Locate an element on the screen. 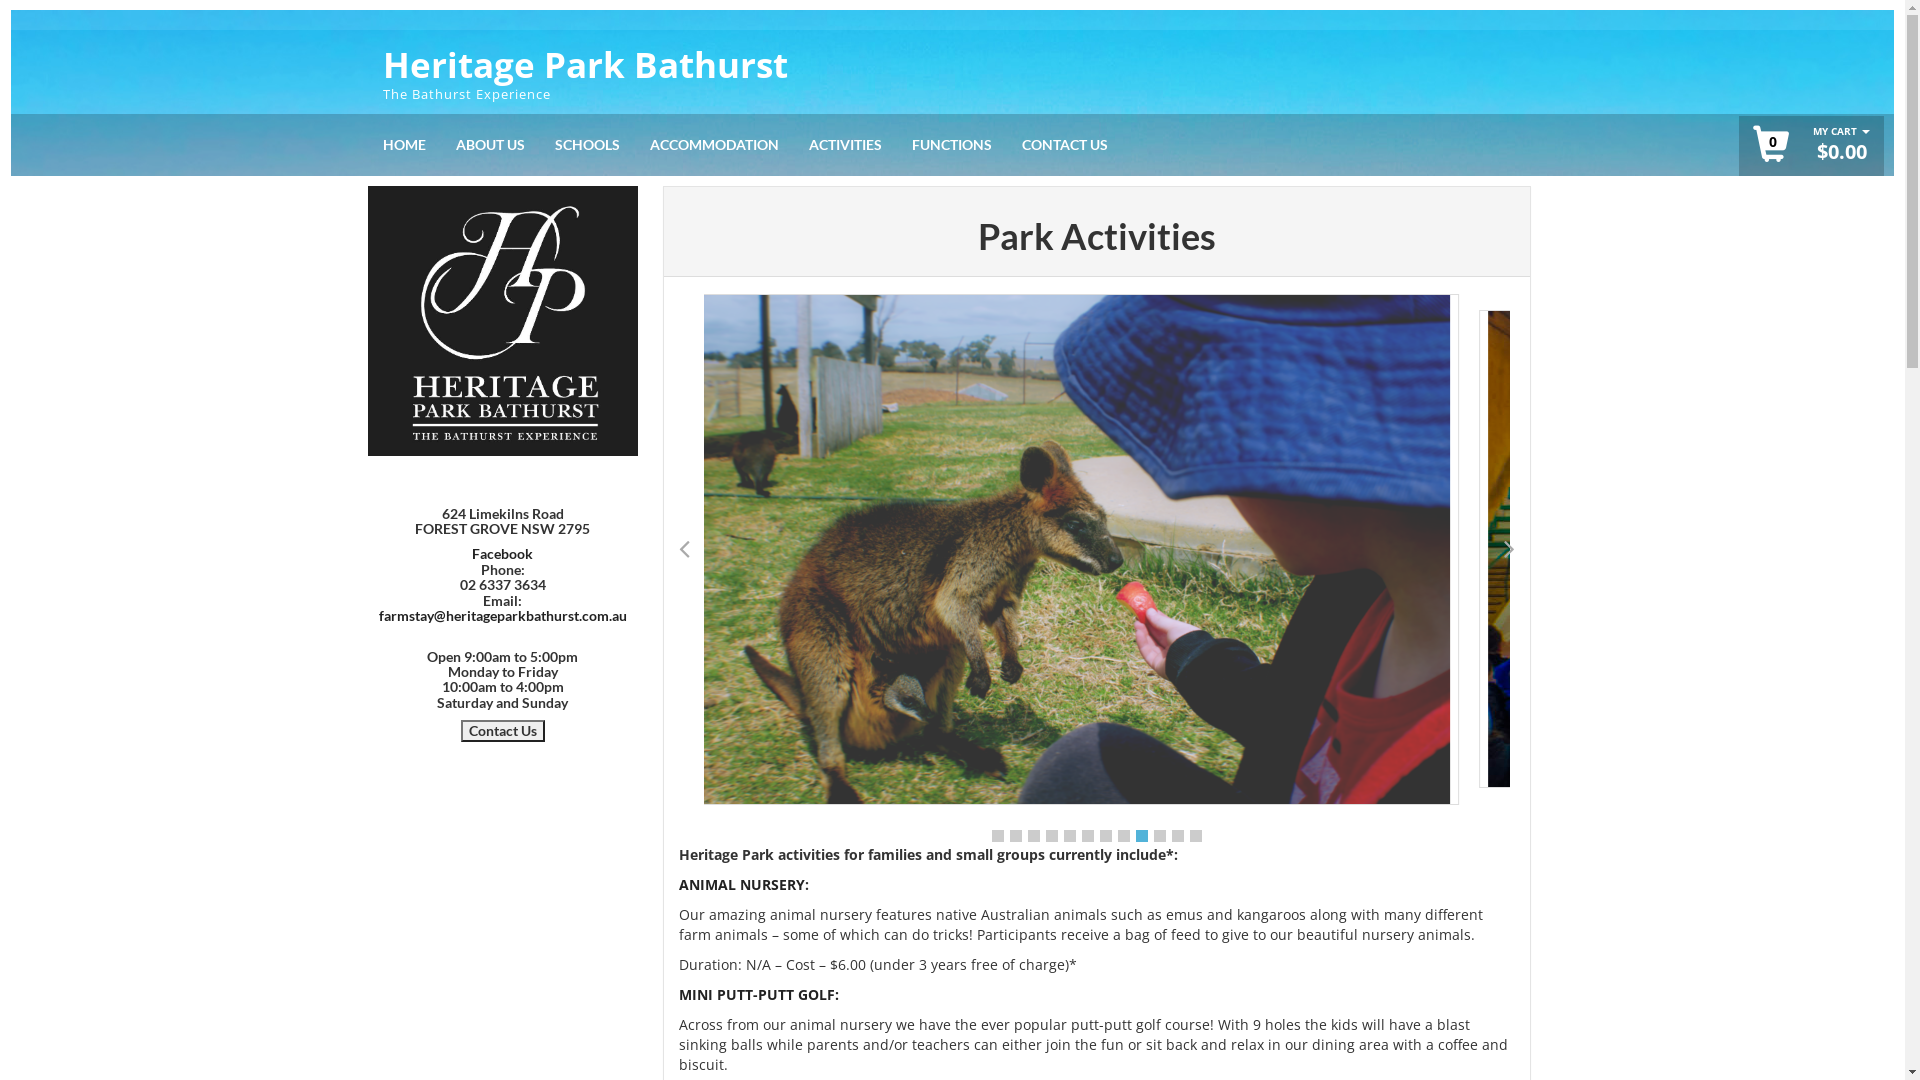 This screenshot has height=1080, width=1920. 'Contact Us' is located at coordinates (459, 730).